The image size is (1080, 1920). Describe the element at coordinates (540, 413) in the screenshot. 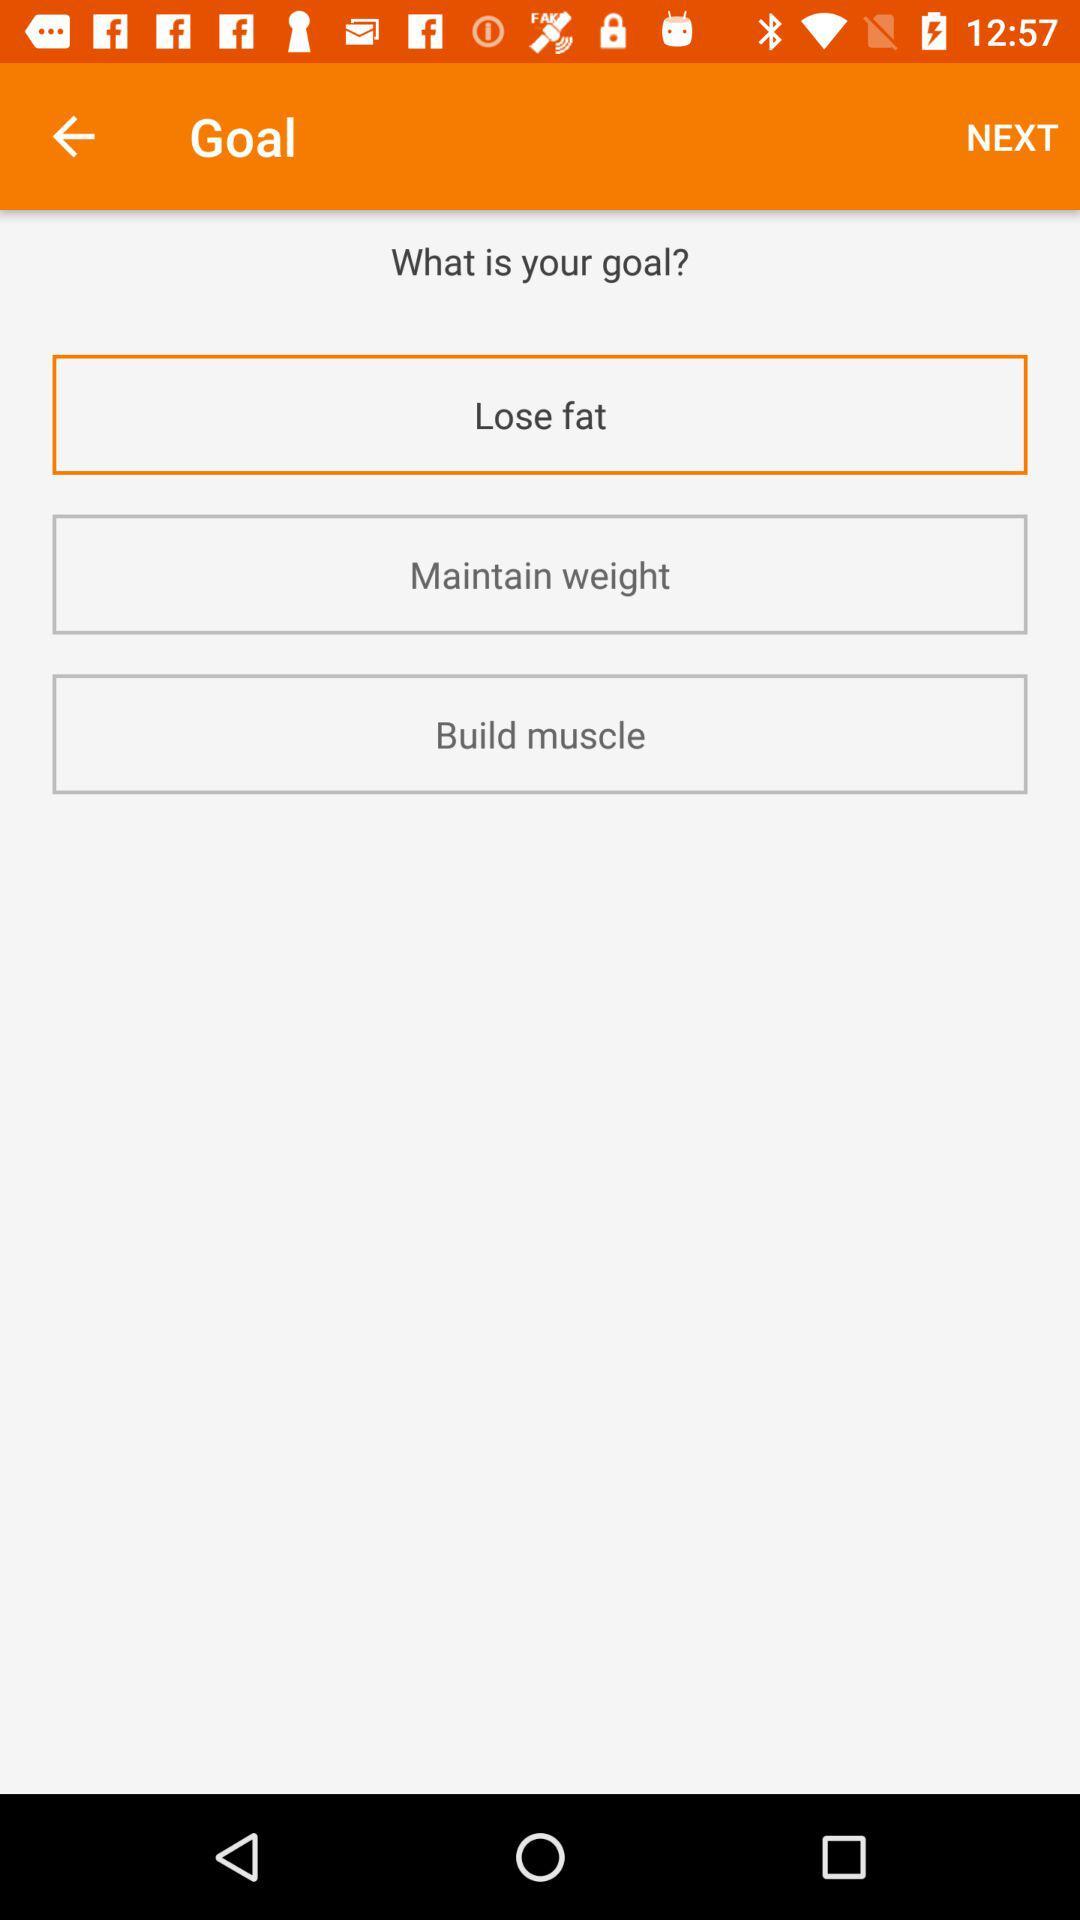

I see `the item above maintain weight icon` at that location.